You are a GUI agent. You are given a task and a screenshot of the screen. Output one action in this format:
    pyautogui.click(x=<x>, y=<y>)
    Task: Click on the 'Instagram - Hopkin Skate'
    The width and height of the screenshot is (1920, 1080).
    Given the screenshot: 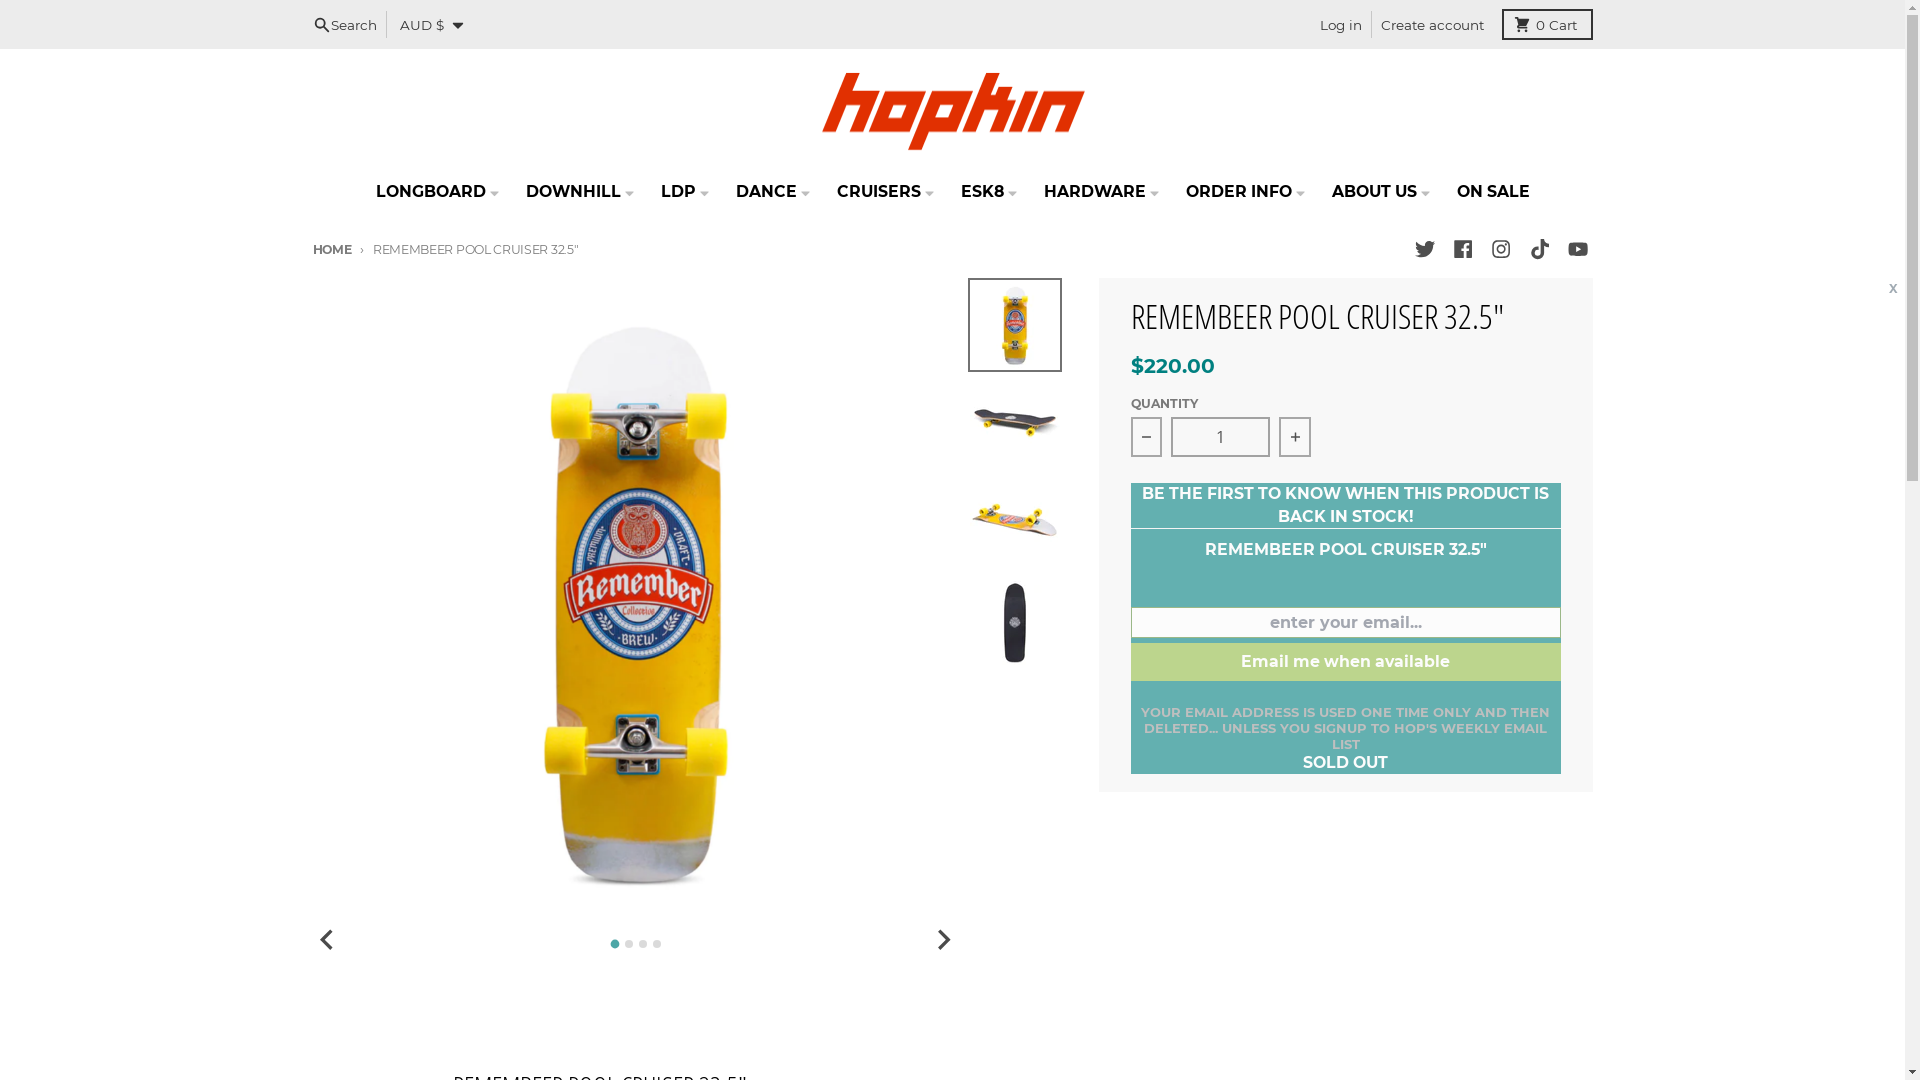 What is the action you would take?
    pyautogui.click(x=1501, y=248)
    